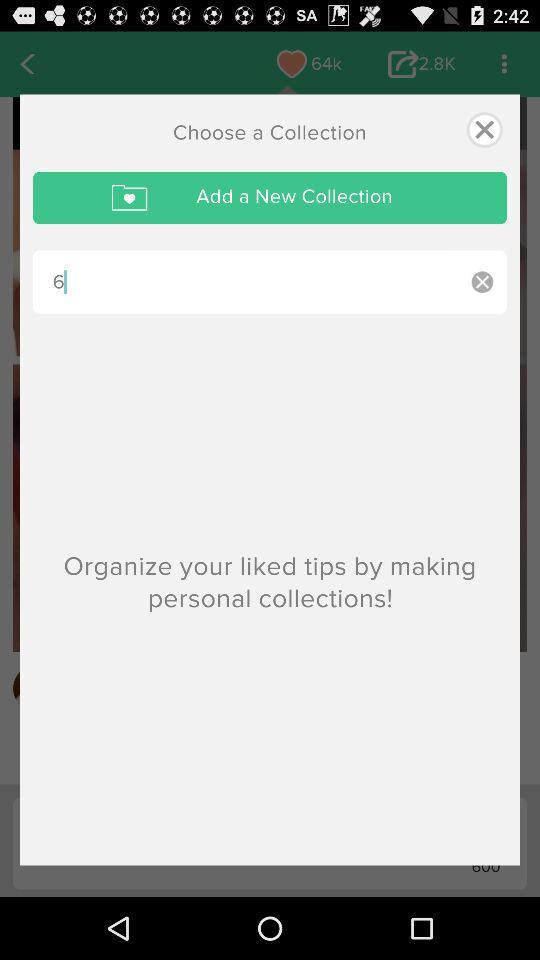 Image resolution: width=540 pixels, height=960 pixels. What do you see at coordinates (481, 281) in the screenshot?
I see `cancel or clear info typed button` at bounding box center [481, 281].